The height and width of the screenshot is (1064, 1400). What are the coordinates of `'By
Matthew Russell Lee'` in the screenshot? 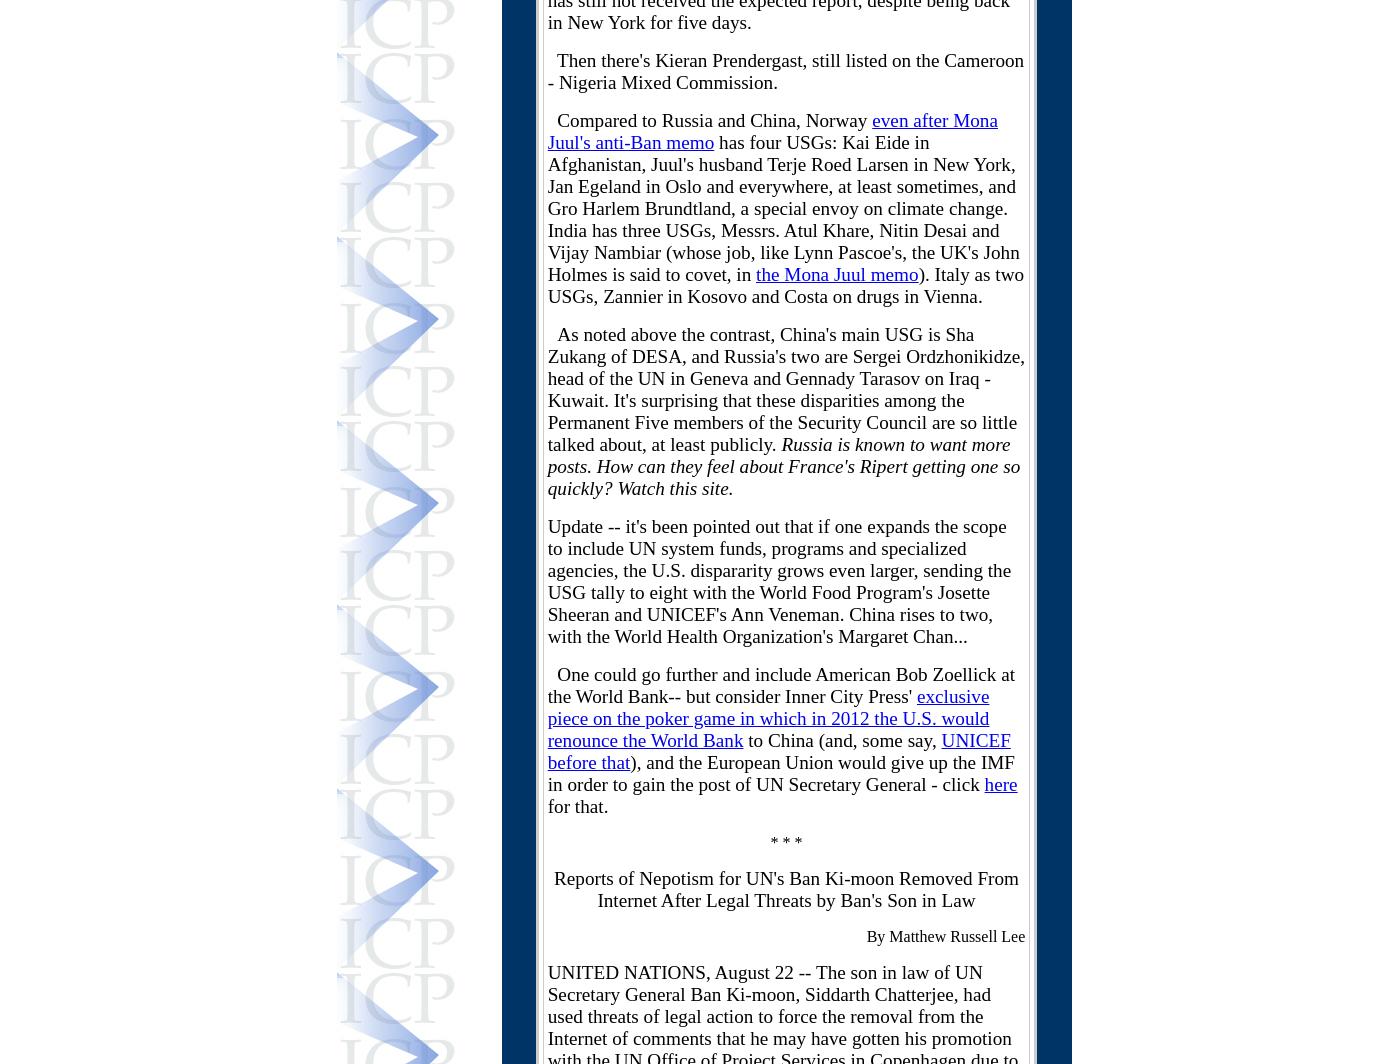 It's located at (945, 936).